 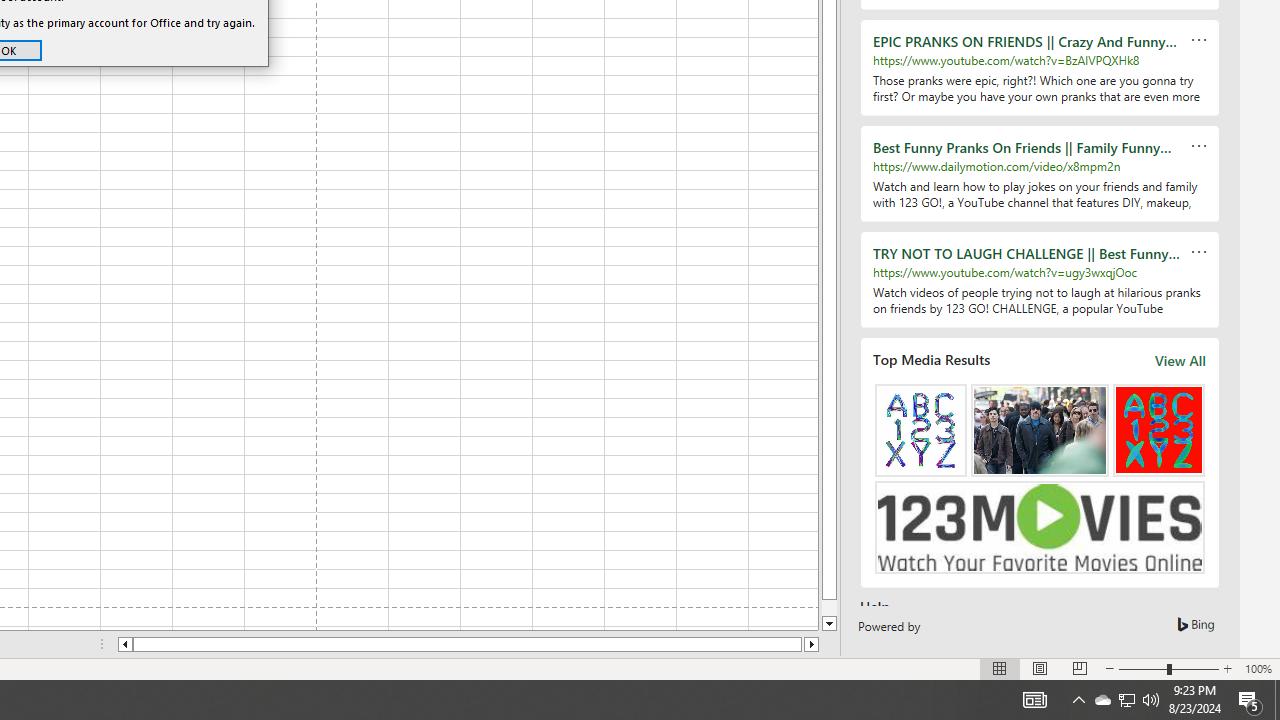 What do you see at coordinates (1143, 669) in the screenshot?
I see `'Zoom Out'` at bounding box center [1143, 669].